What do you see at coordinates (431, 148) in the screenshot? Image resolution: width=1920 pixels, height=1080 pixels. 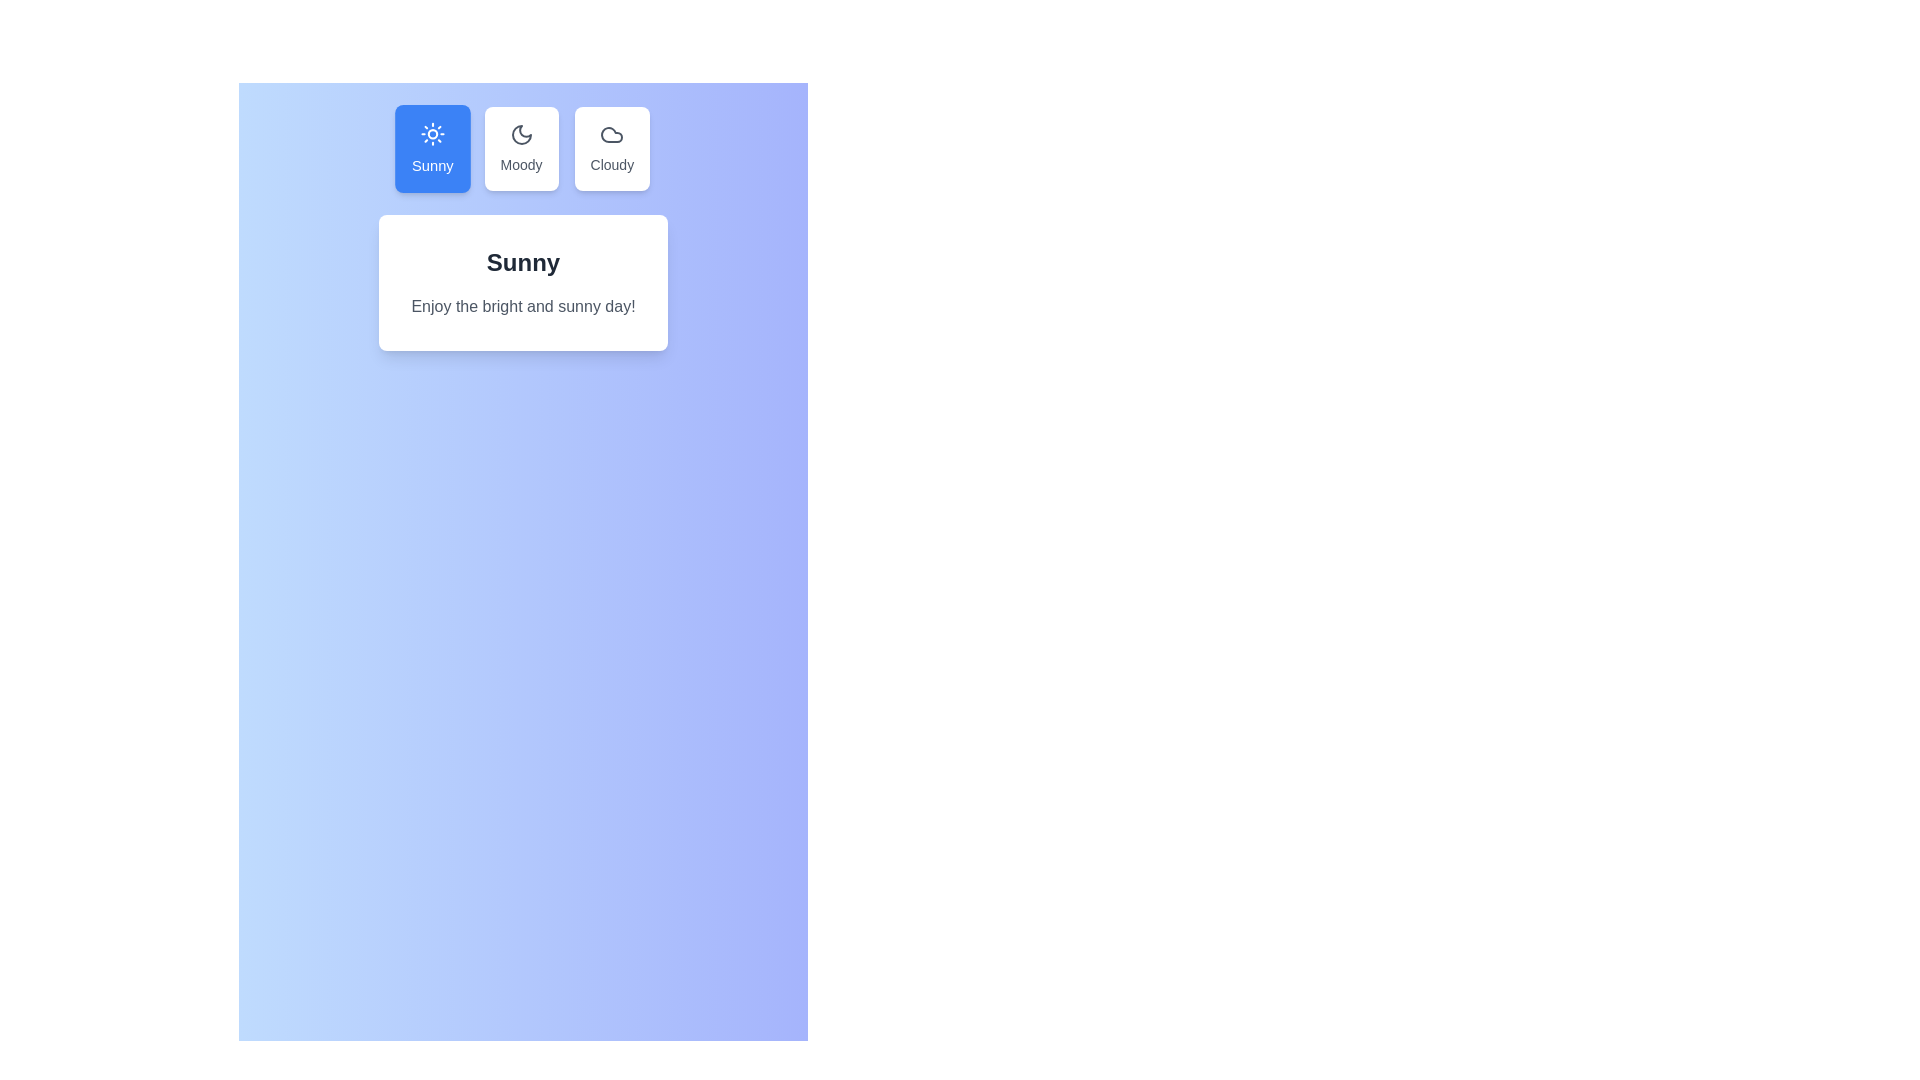 I see `the weather tab labeled Sunny and read its content` at bounding box center [431, 148].